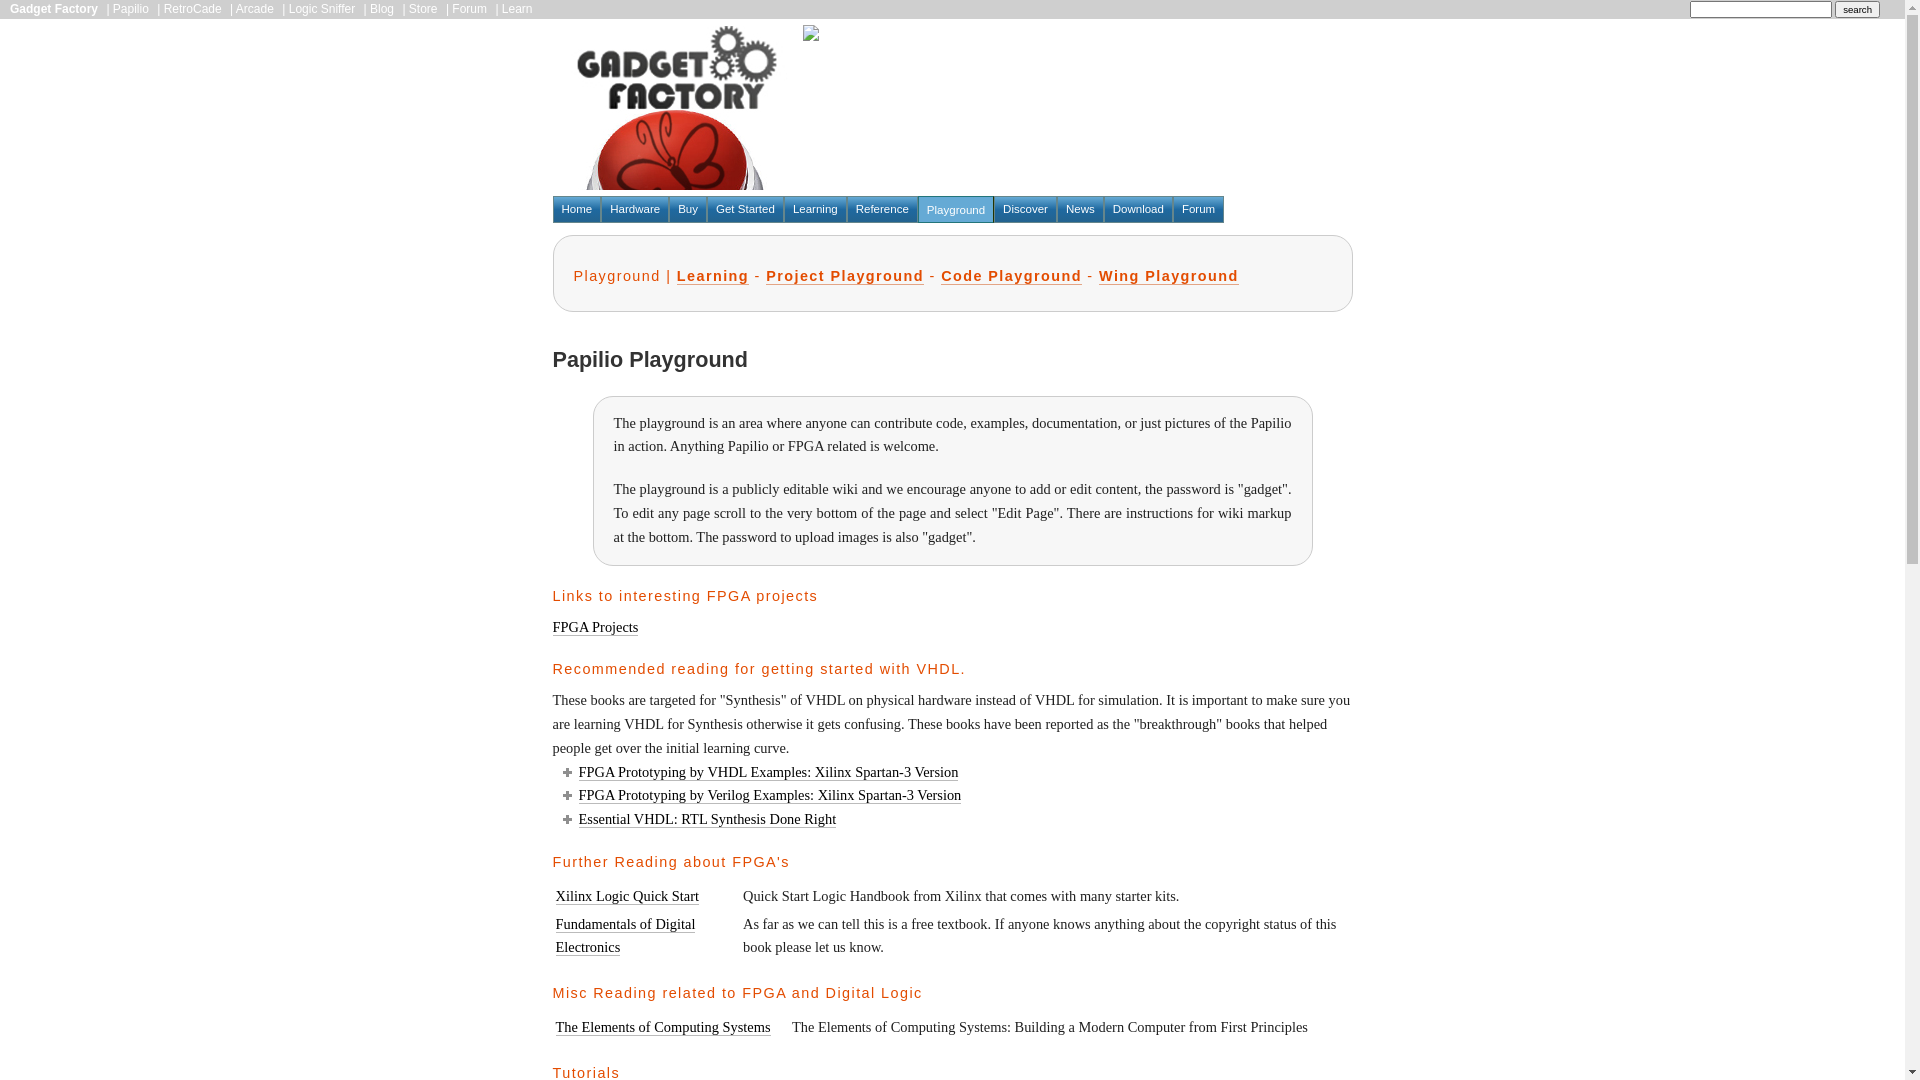 The height and width of the screenshot is (1080, 1920). What do you see at coordinates (624, 936) in the screenshot?
I see `'Fundamentals of Digital Electronics'` at bounding box center [624, 936].